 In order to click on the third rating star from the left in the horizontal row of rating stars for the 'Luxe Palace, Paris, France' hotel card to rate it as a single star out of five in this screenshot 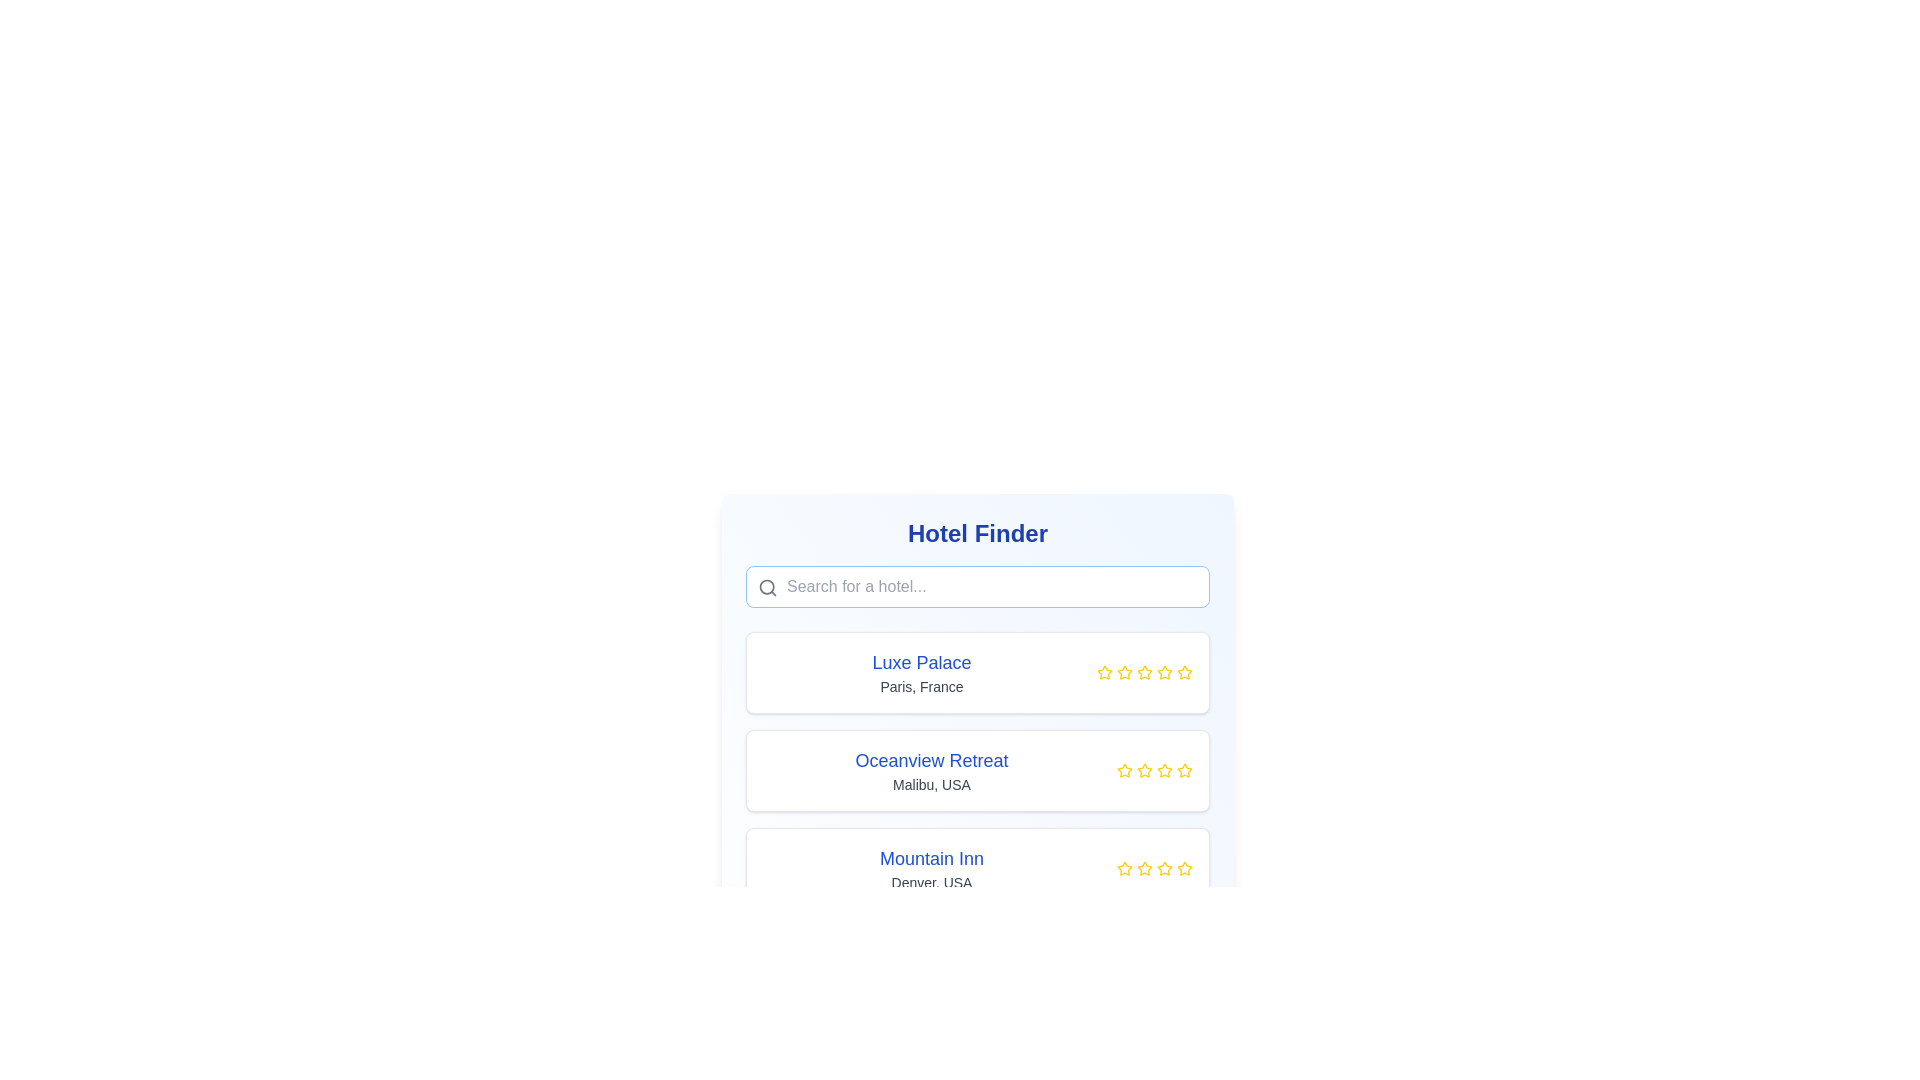, I will do `click(1124, 672)`.